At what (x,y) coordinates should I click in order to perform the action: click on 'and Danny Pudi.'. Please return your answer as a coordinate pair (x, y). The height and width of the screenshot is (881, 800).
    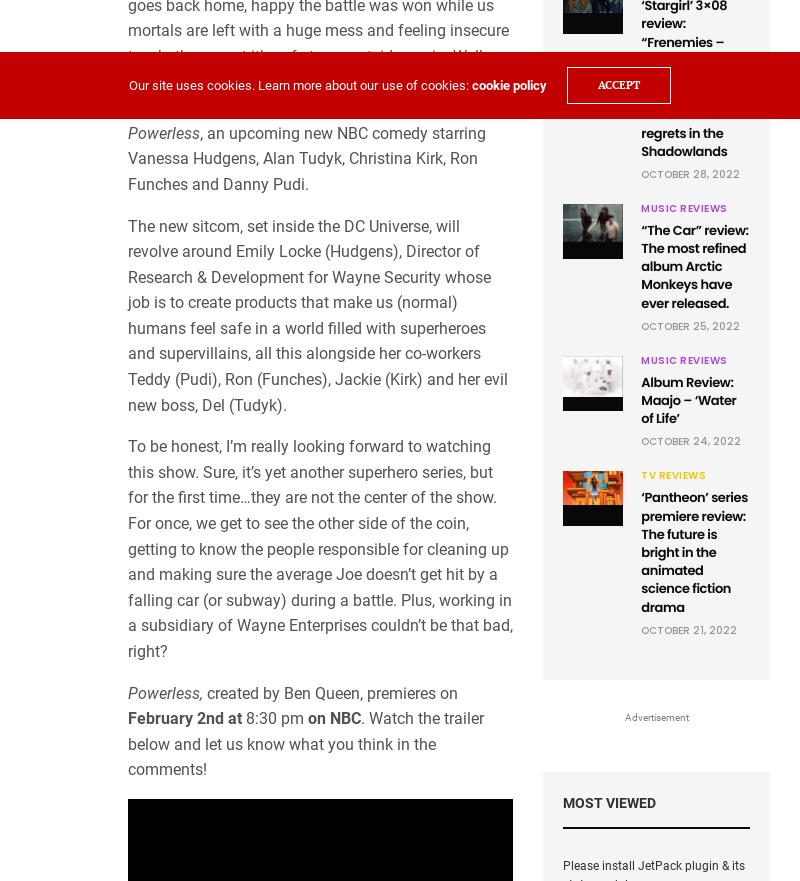
    Looking at the image, I should click on (187, 183).